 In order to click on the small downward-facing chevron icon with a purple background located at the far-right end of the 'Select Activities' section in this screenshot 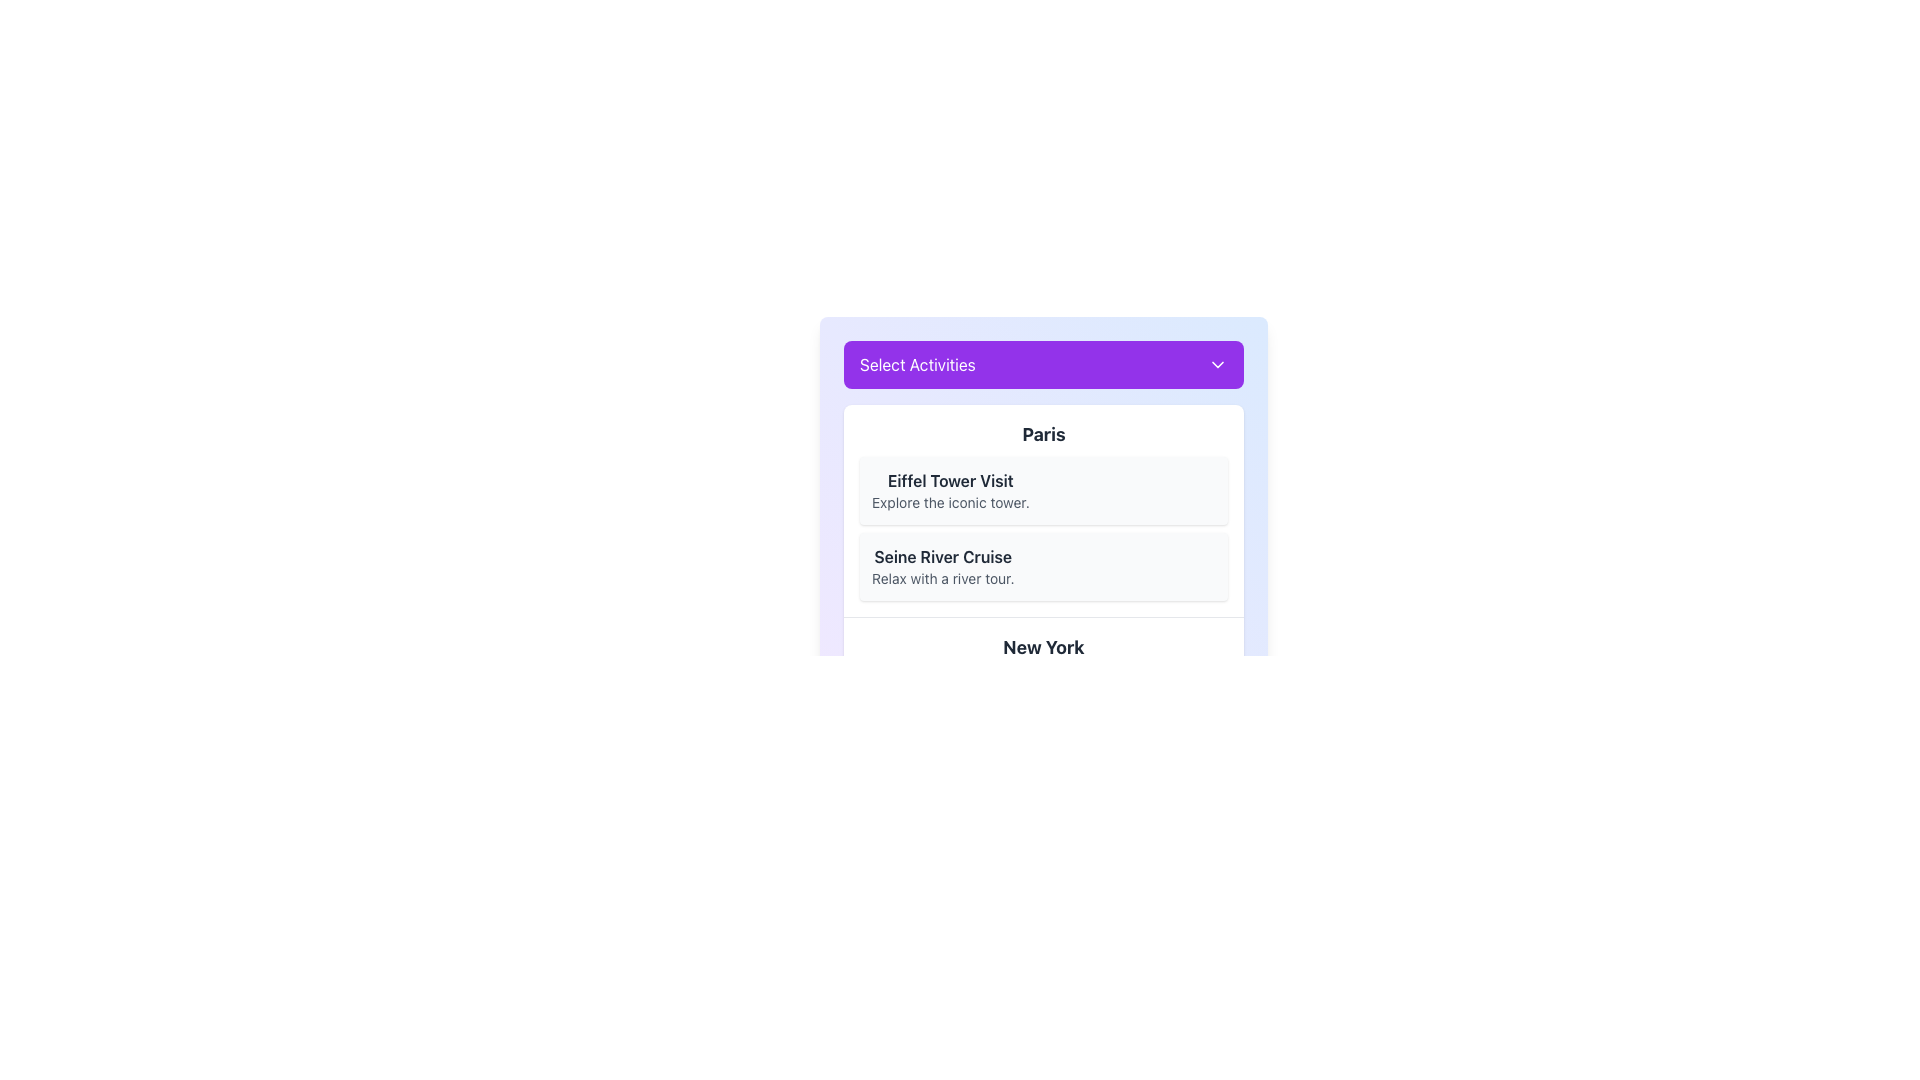, I will do `click(1217, 365)`.